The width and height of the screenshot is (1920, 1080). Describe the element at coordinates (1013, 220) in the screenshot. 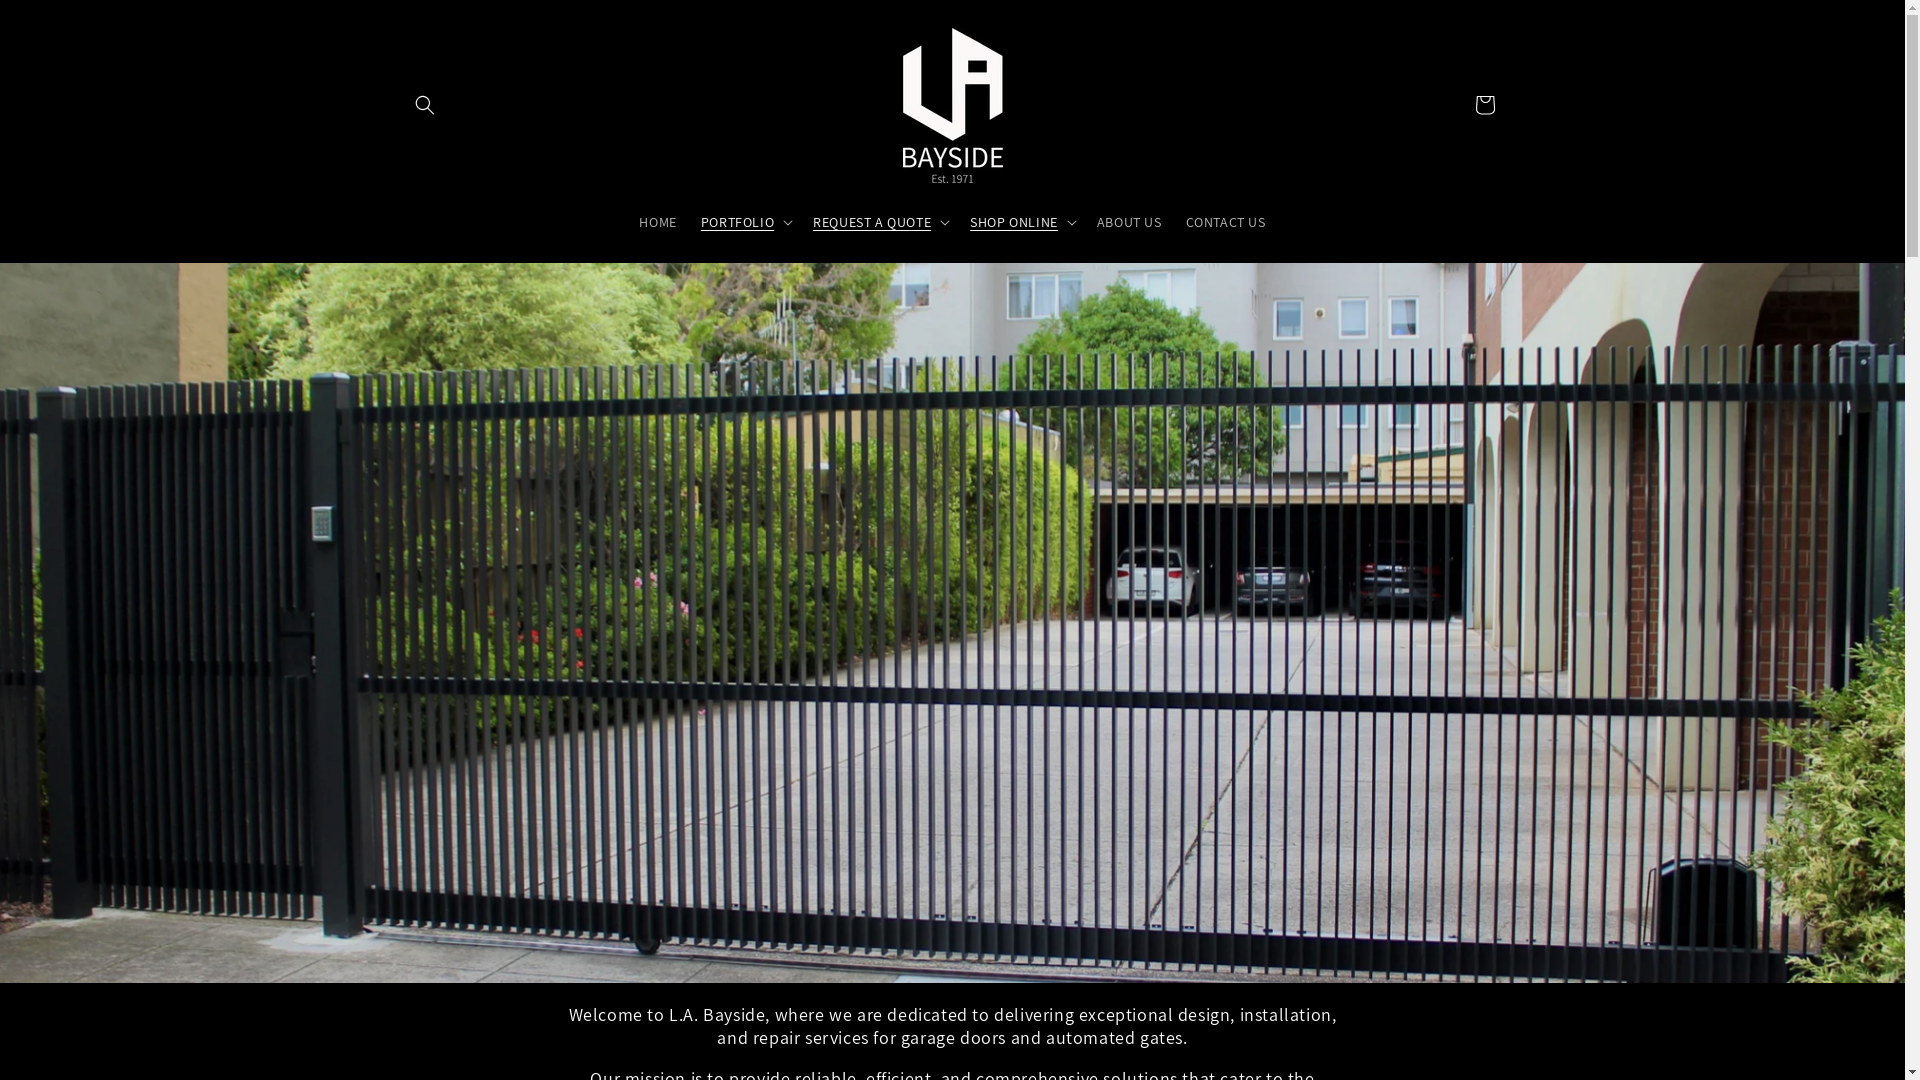

I see `'SHOP ONLINE'` at that location.